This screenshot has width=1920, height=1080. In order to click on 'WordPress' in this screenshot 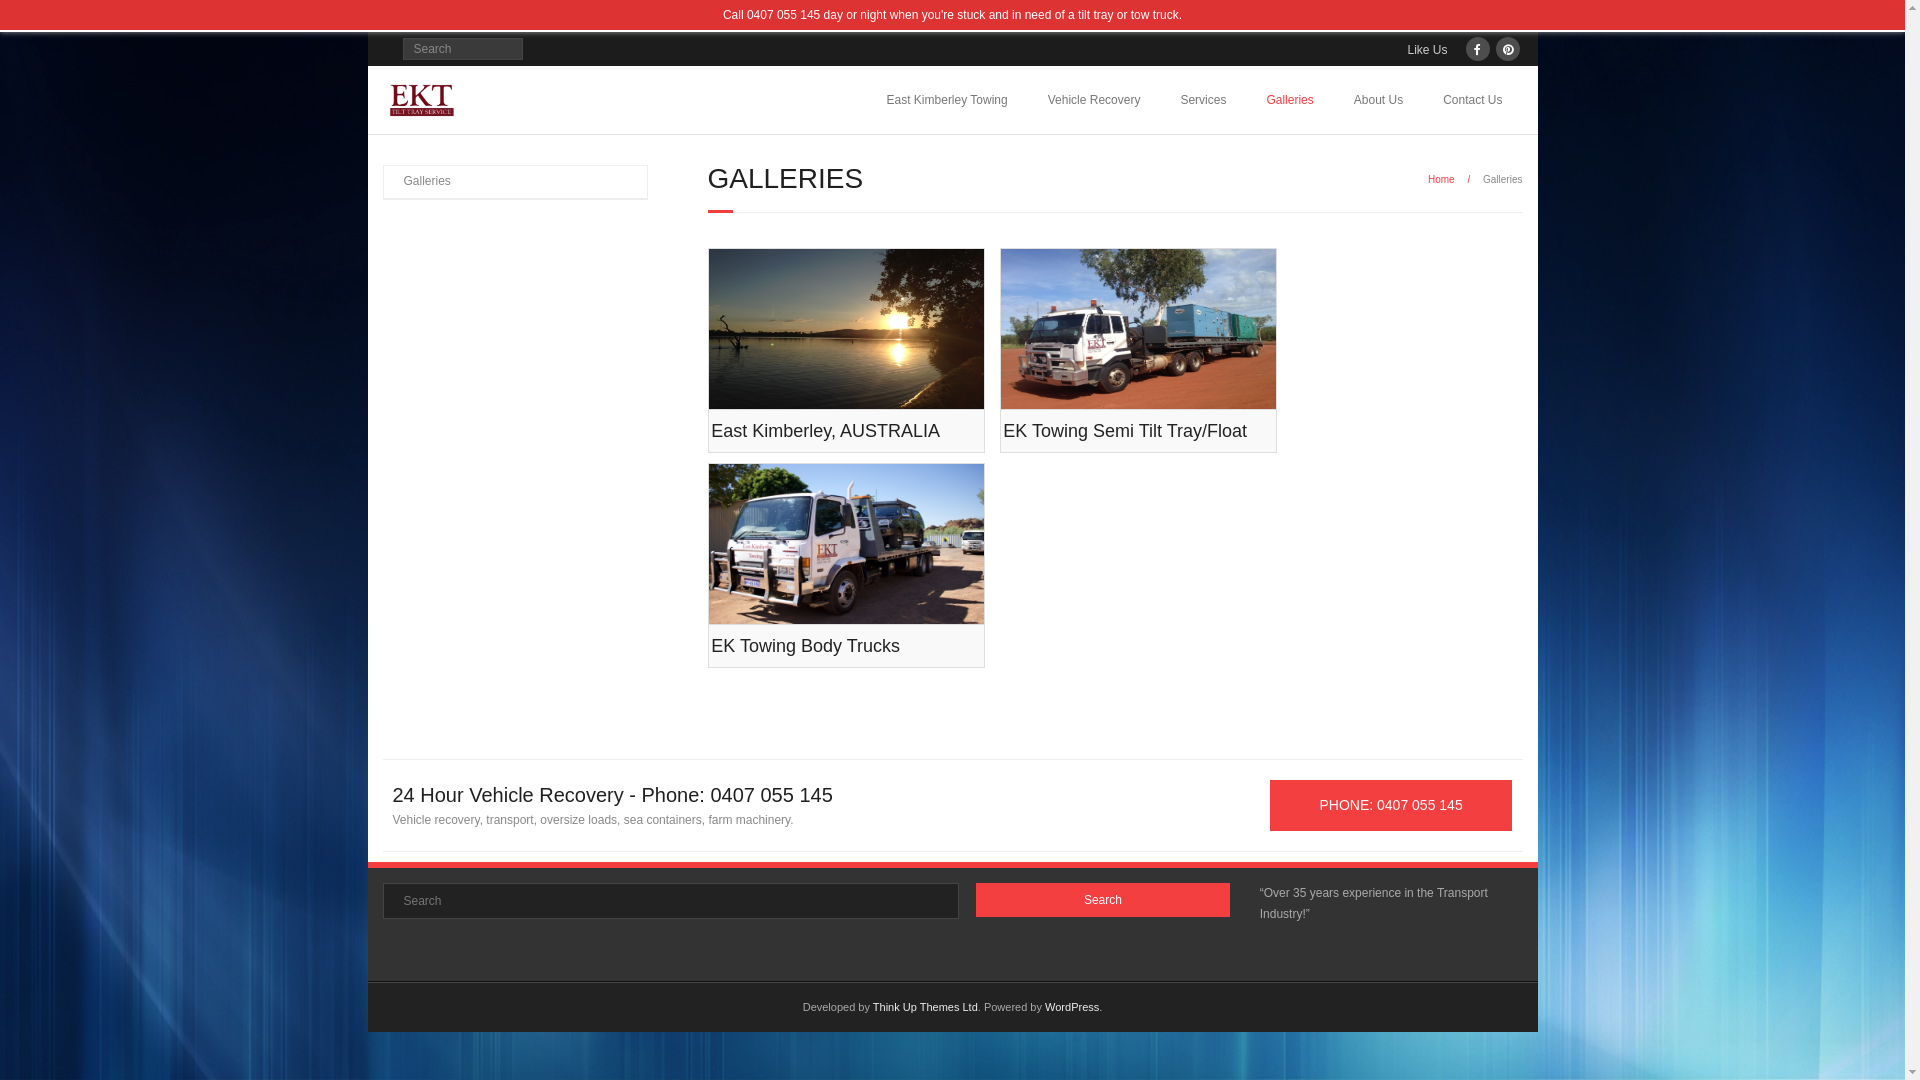, I will do `click(1070, 1006)`.